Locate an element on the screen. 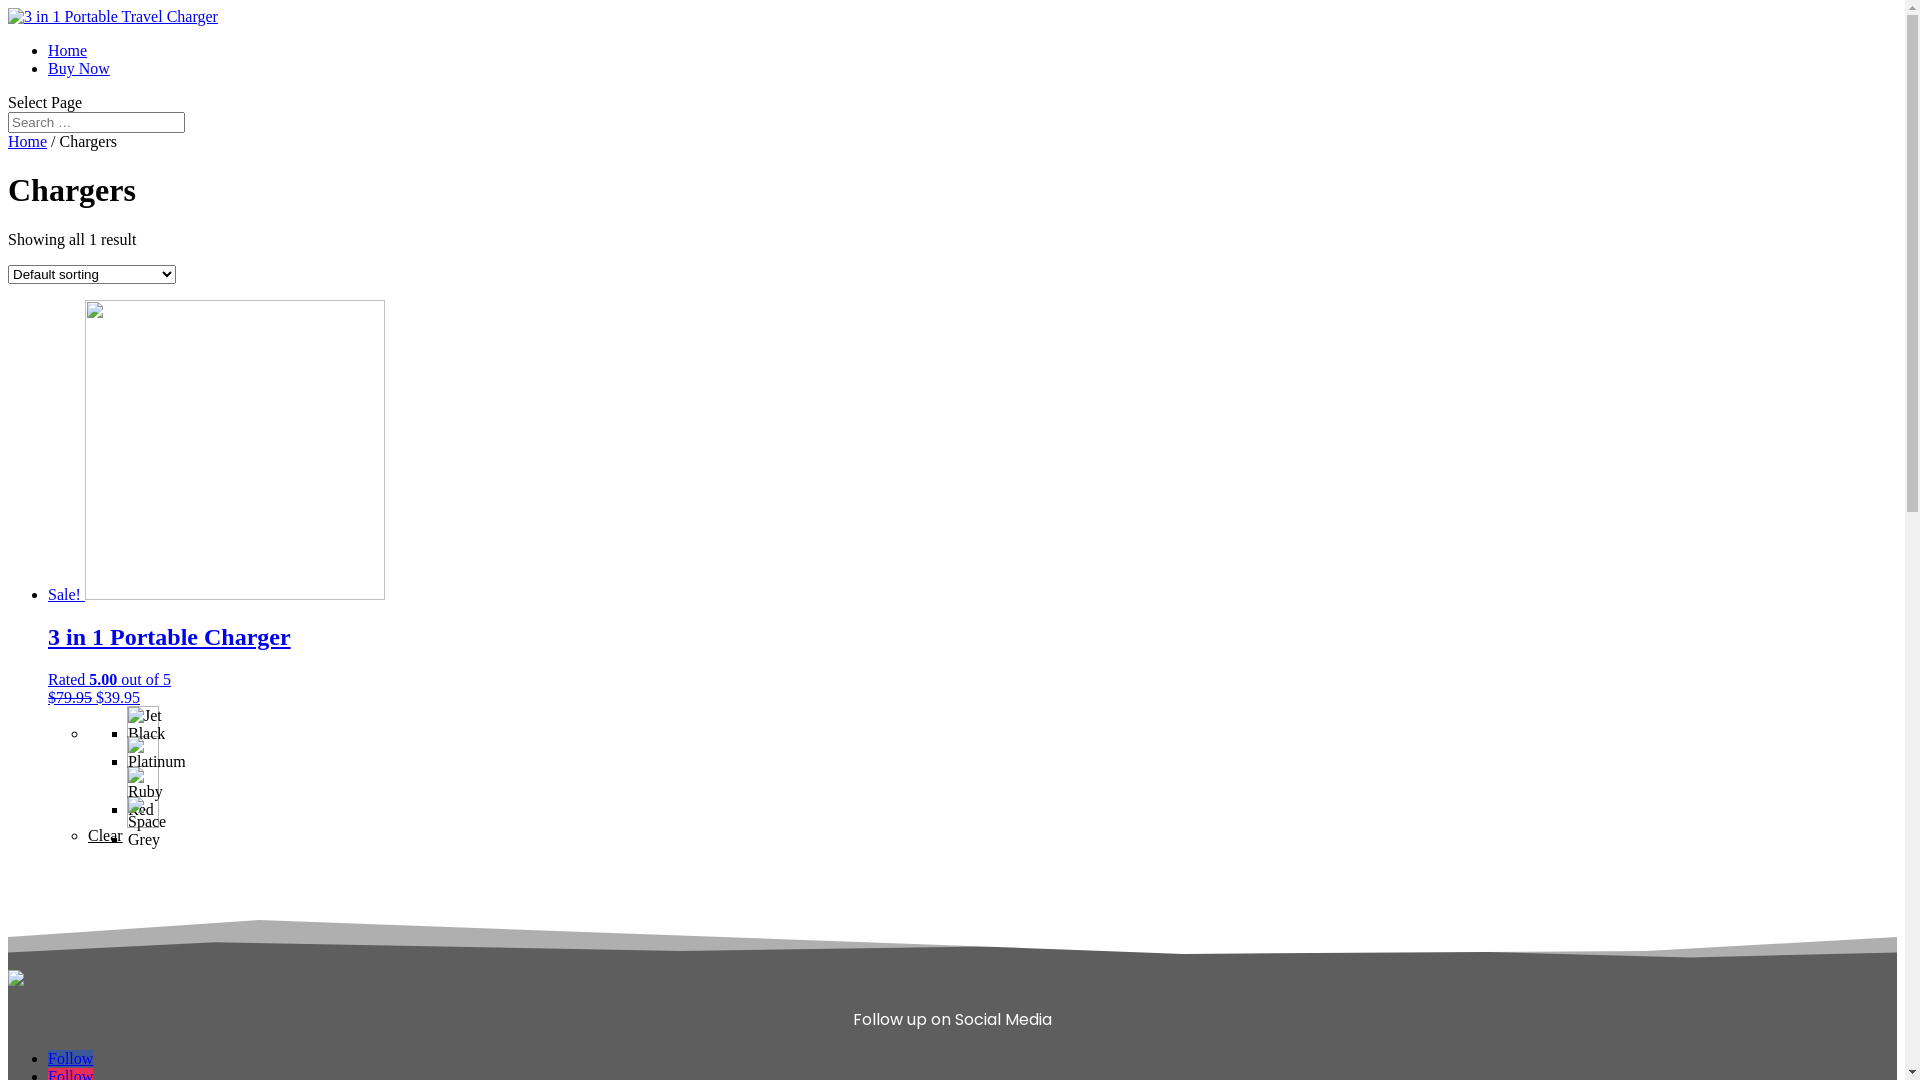 This screenshot has width=1920, height=1080. 'Platinum' is located at coordinates (142, 752).